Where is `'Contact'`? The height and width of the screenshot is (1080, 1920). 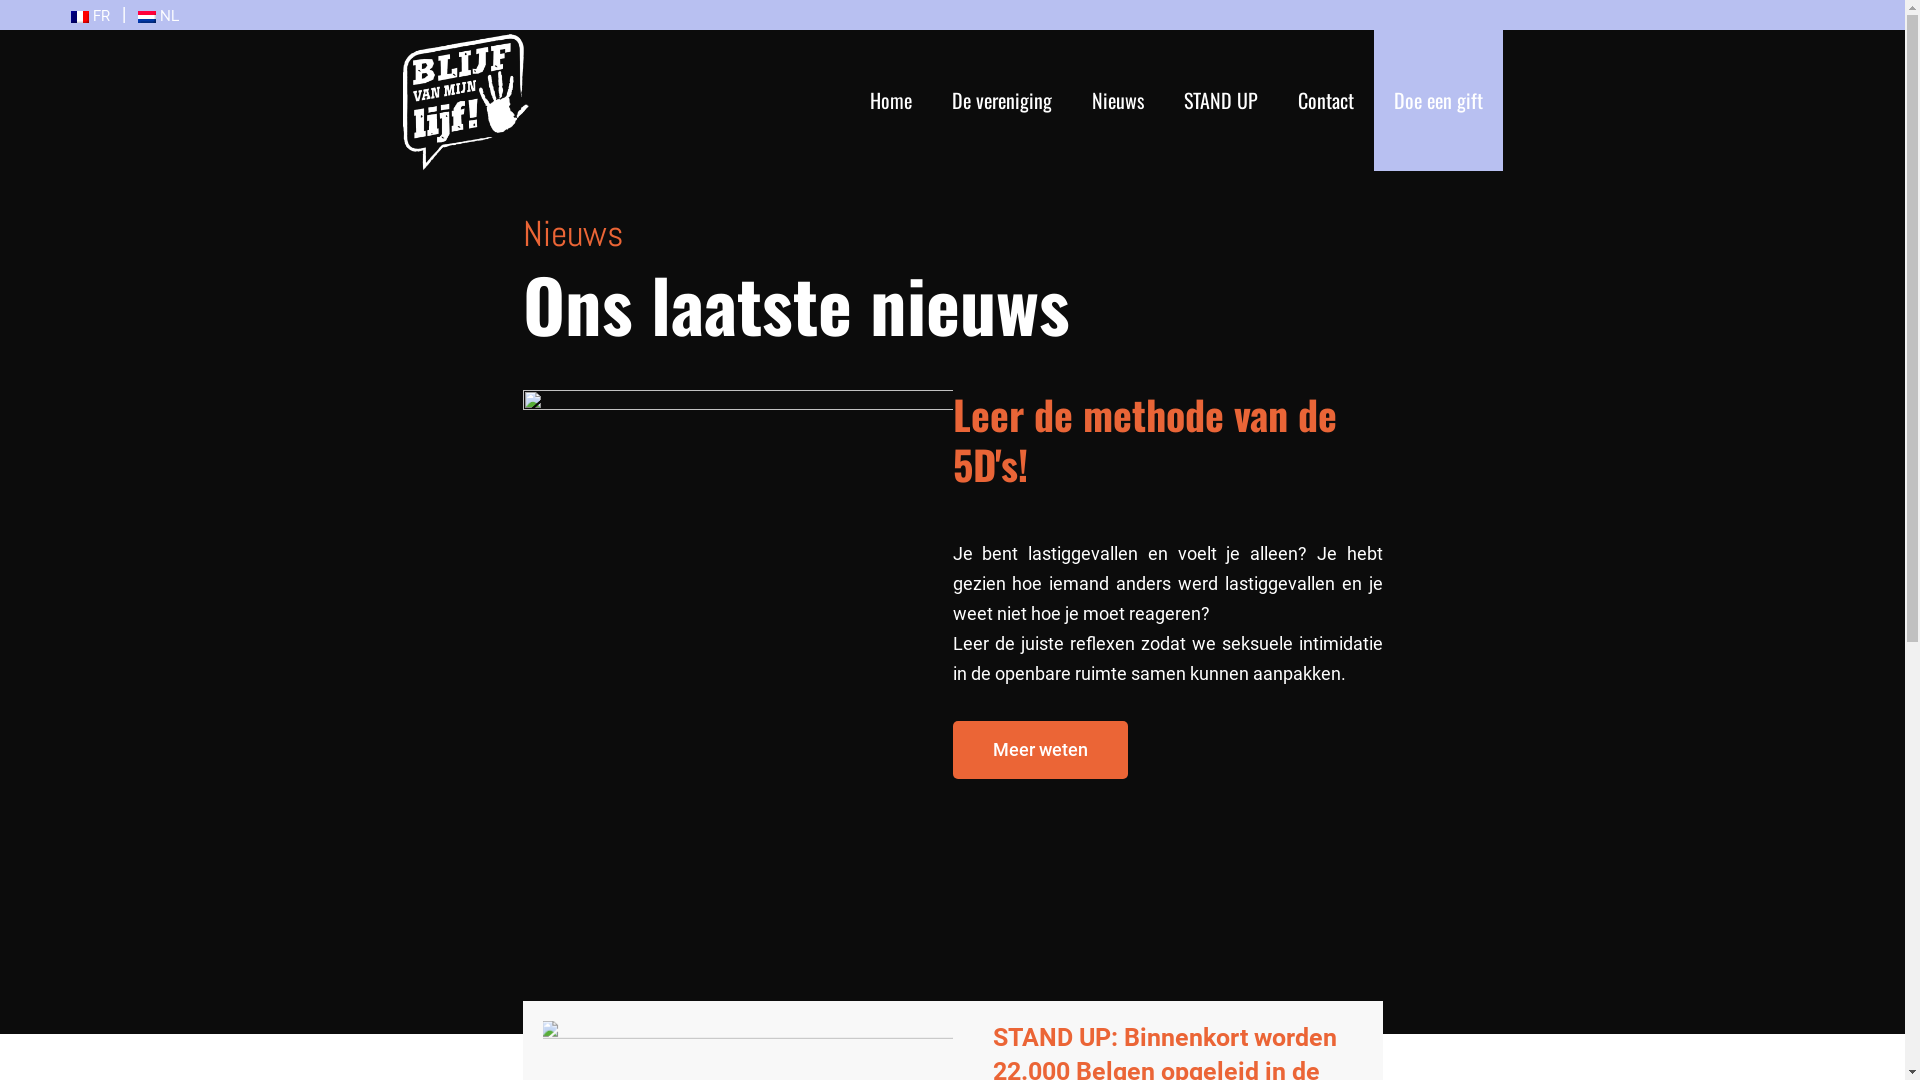
'Contact' is located at coordinates (1325, 100).